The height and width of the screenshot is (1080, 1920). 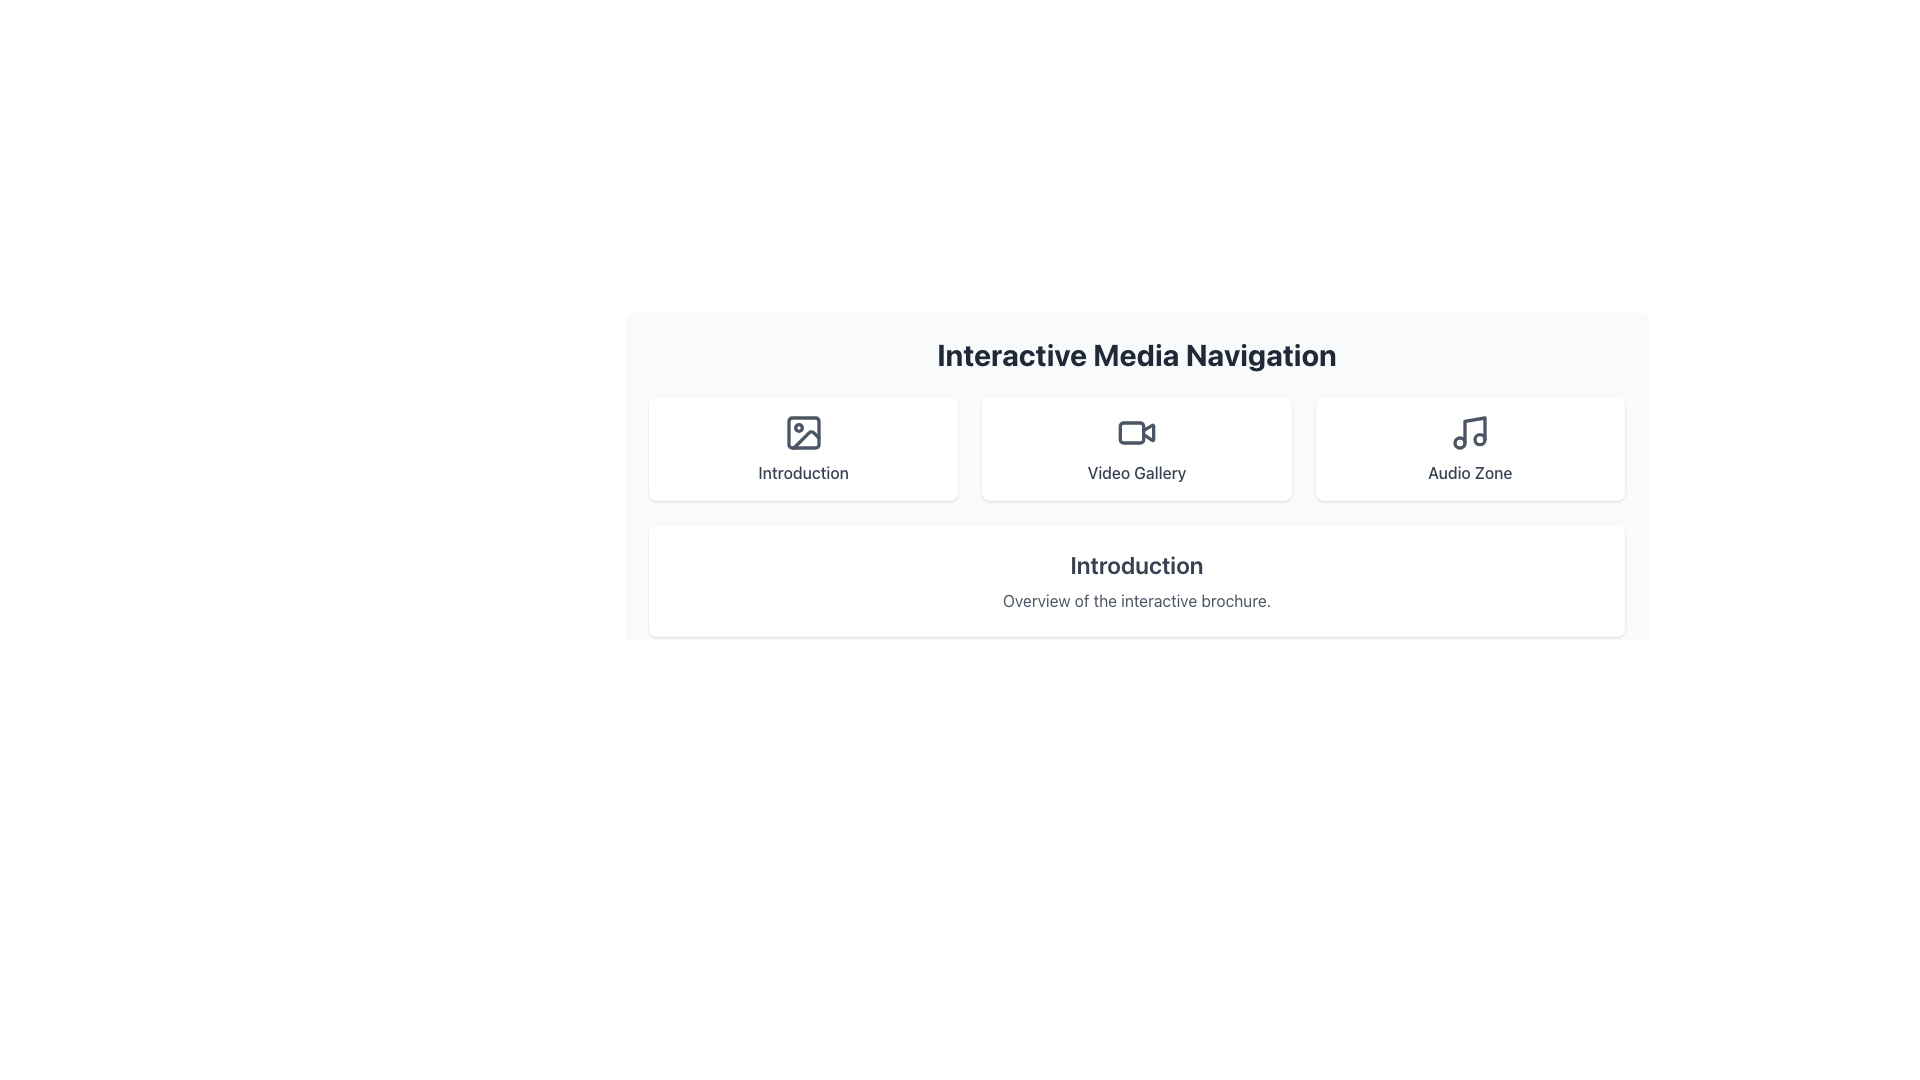 I want to click on the central triangular play icon within the 'Video Gallery' button, so click(x=1148, y=431).